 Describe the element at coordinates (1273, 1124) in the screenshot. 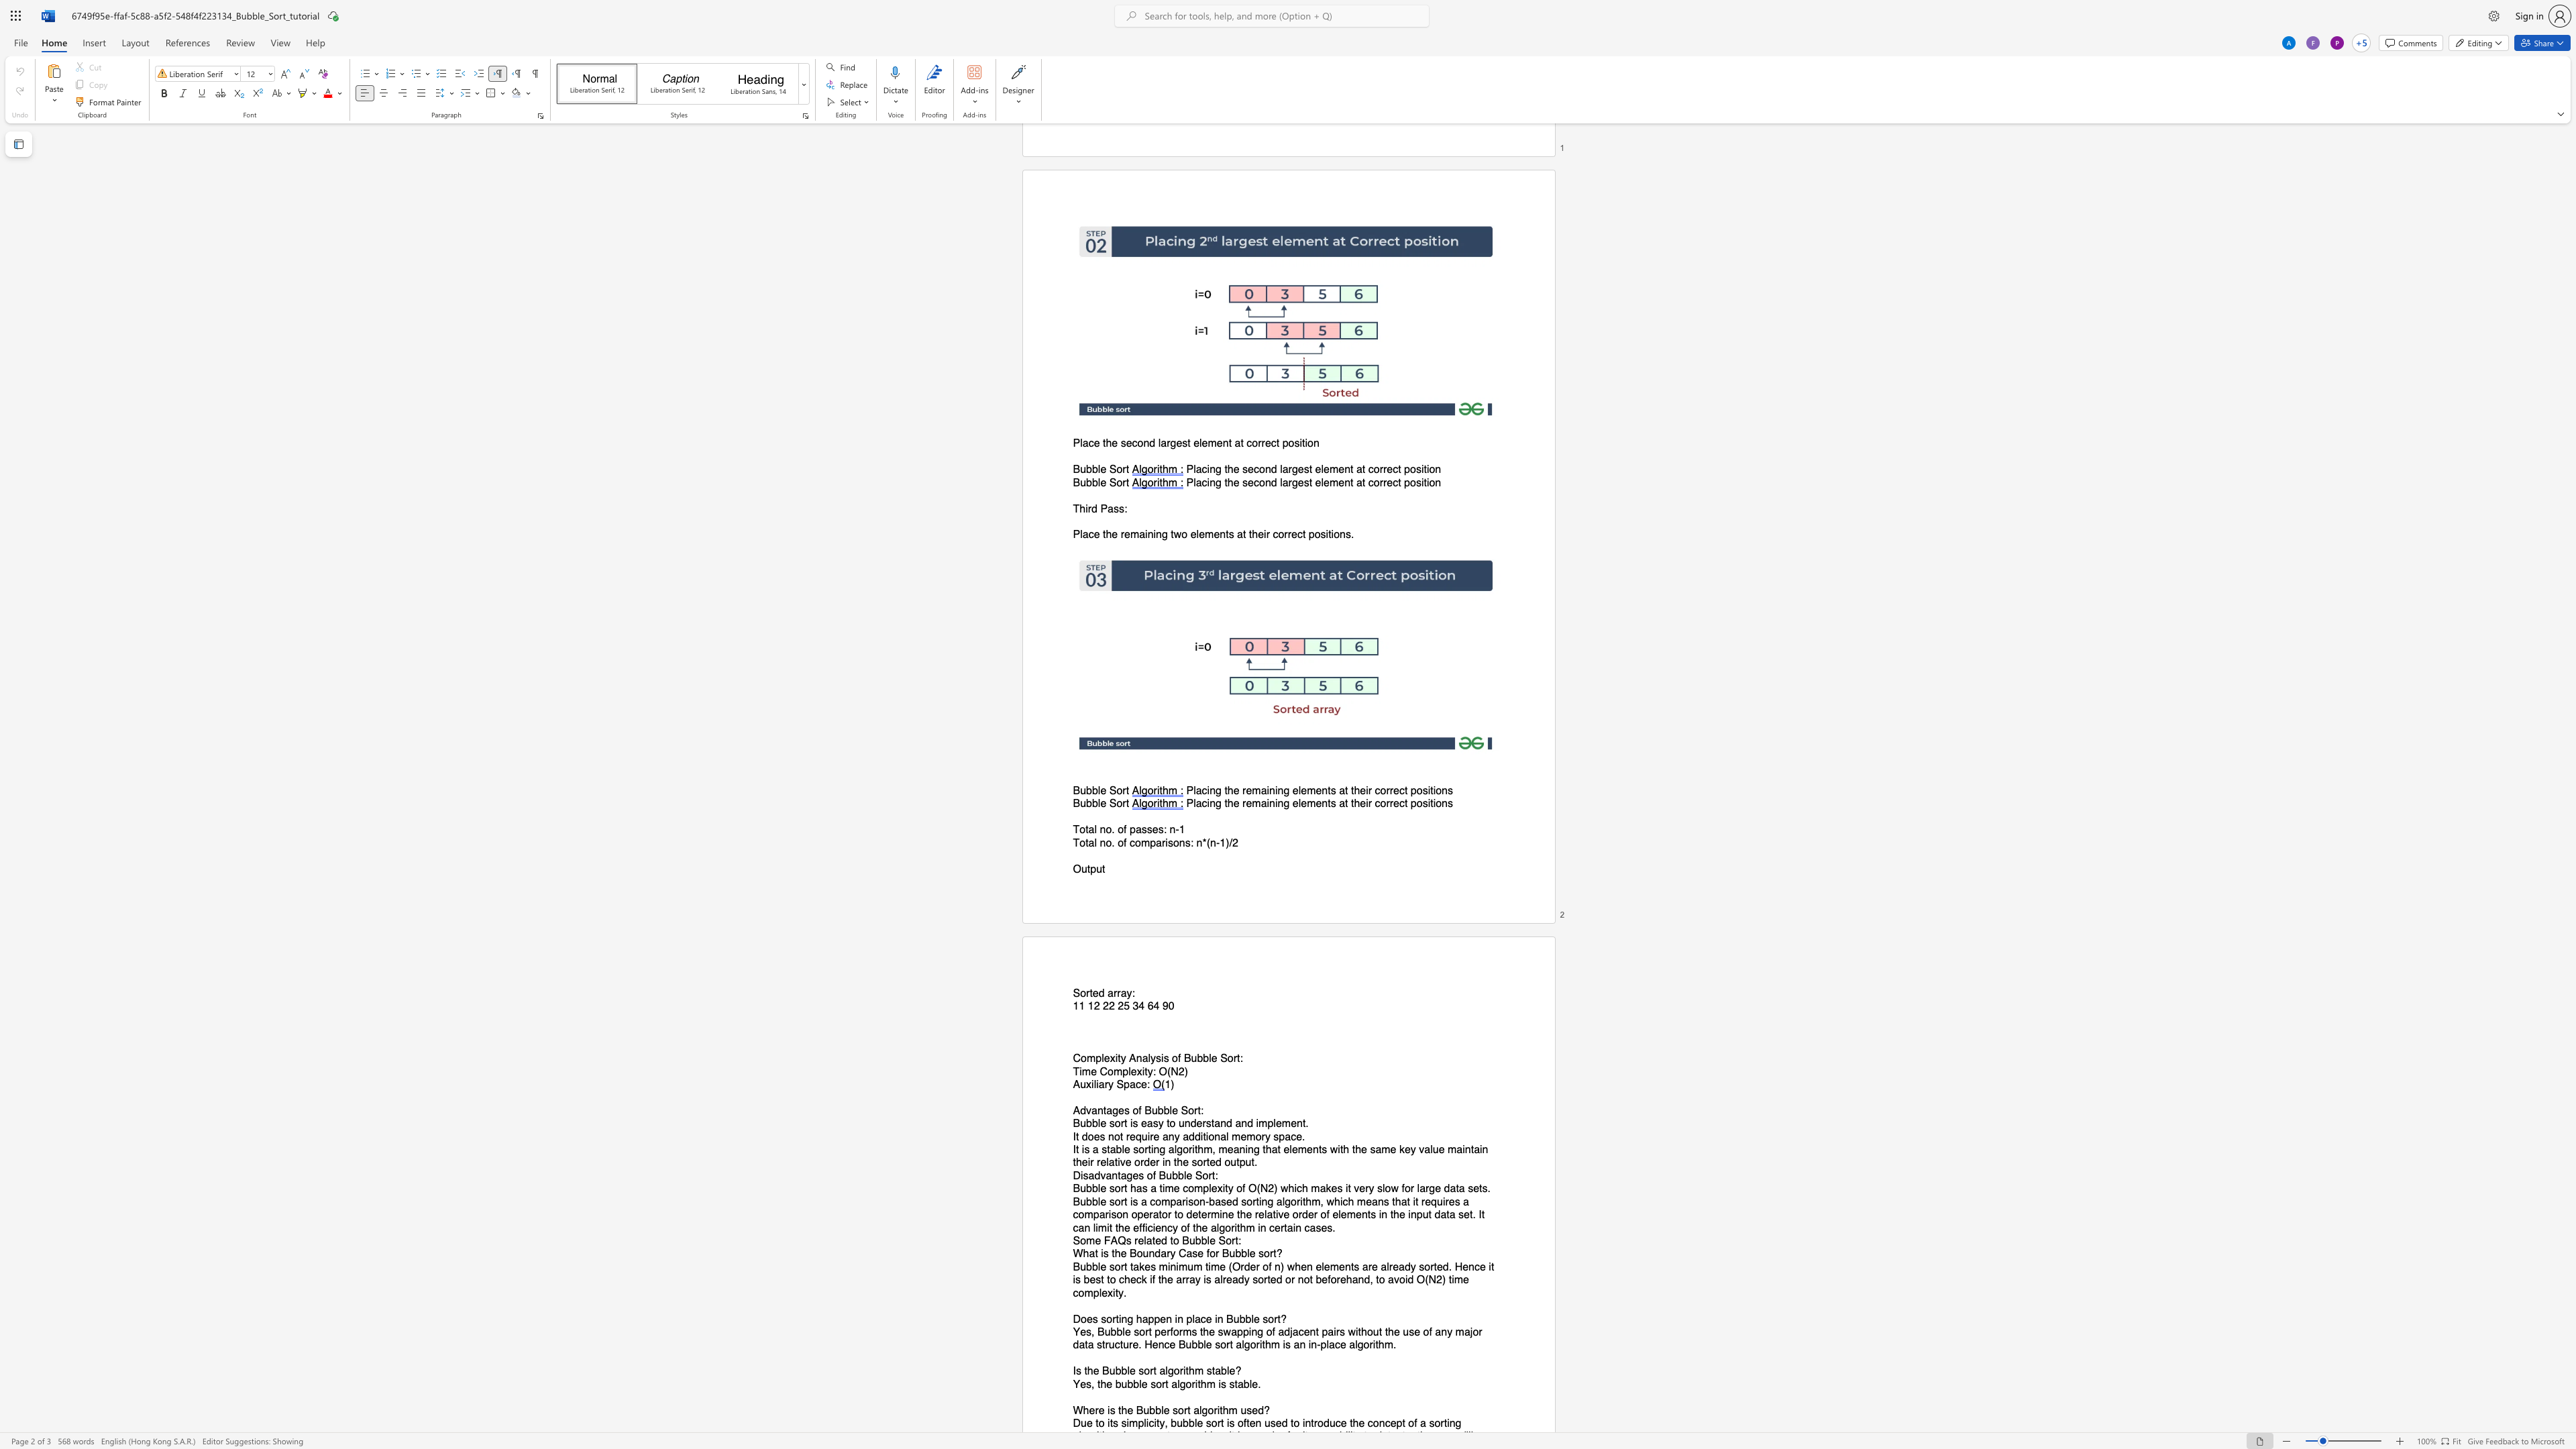

I see `the 2th character "l" in the text` at that location.